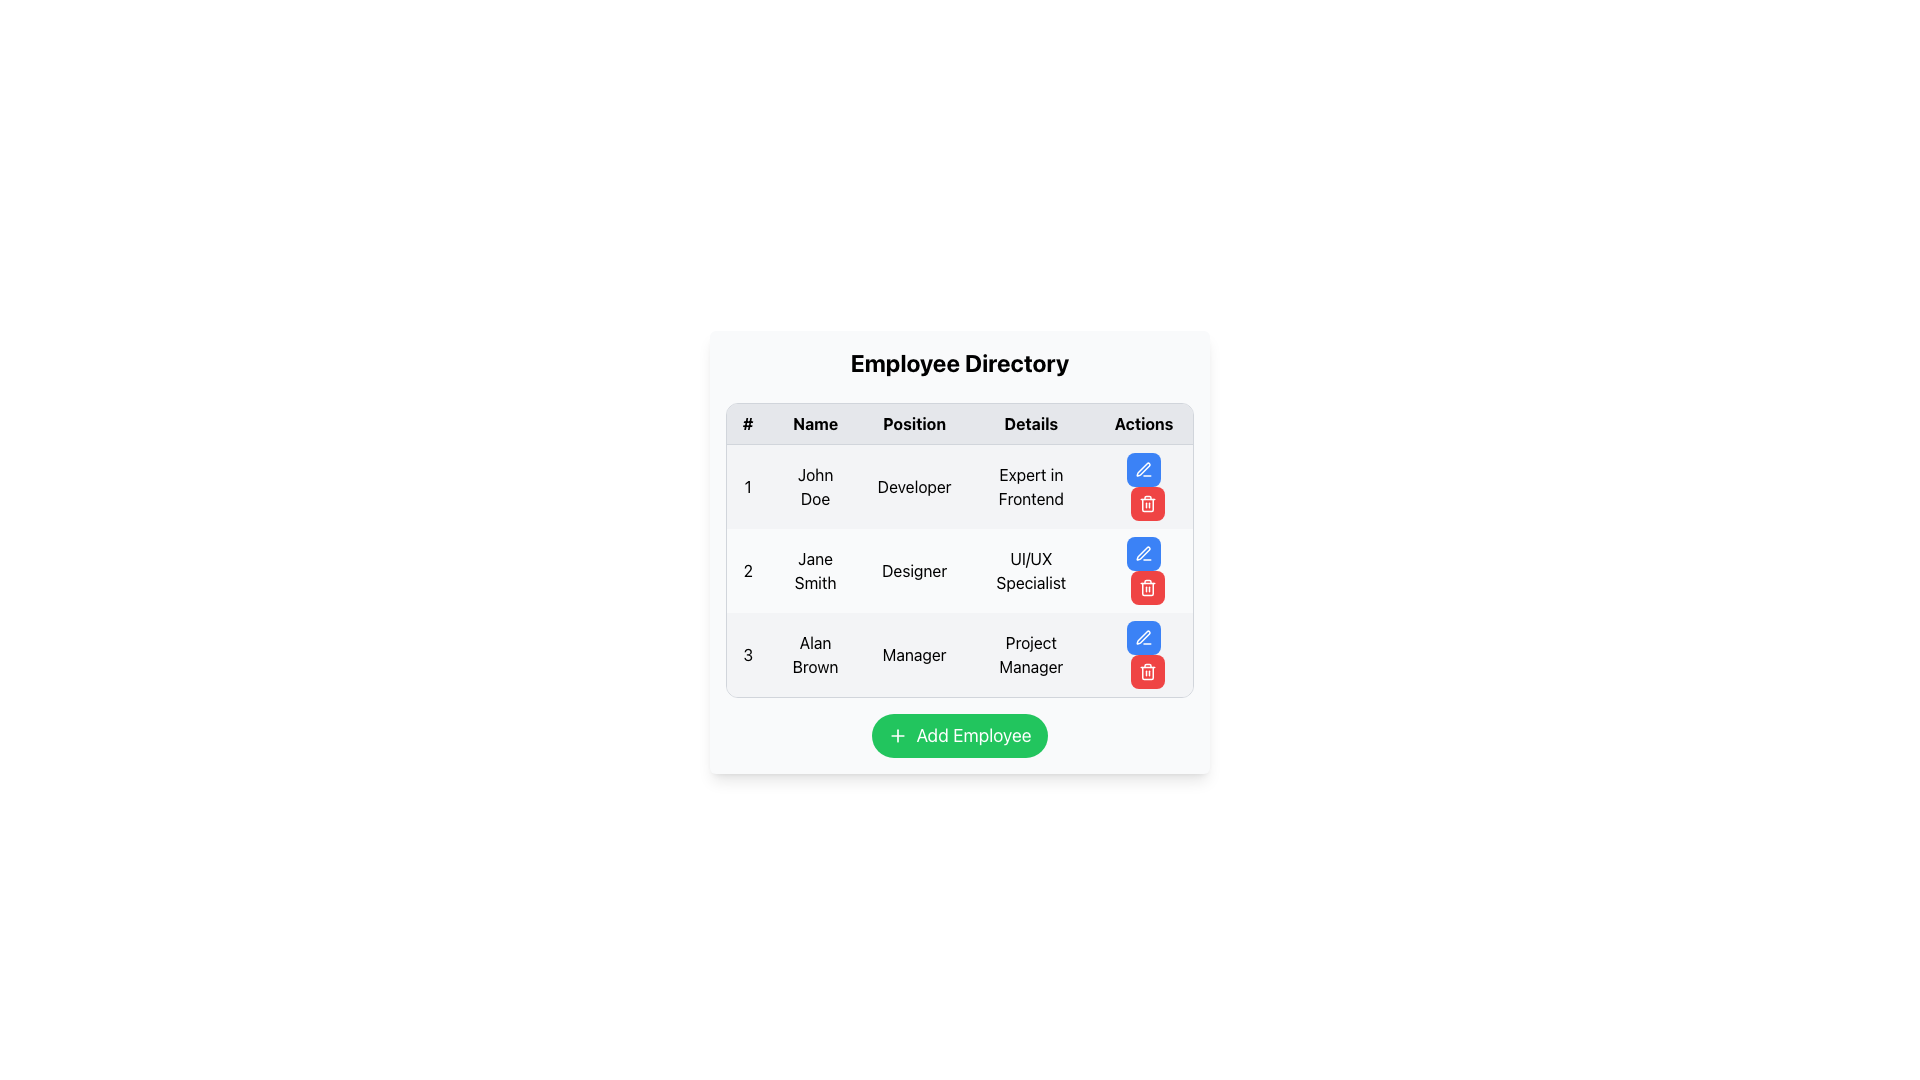 The image size is (1920, 1080). Describe the element at coordinates (1144, 470) in the screenshot. I see `the edit action button located in the 'Actions' column of the first row in the employee table to initiate the edit process` at that location.